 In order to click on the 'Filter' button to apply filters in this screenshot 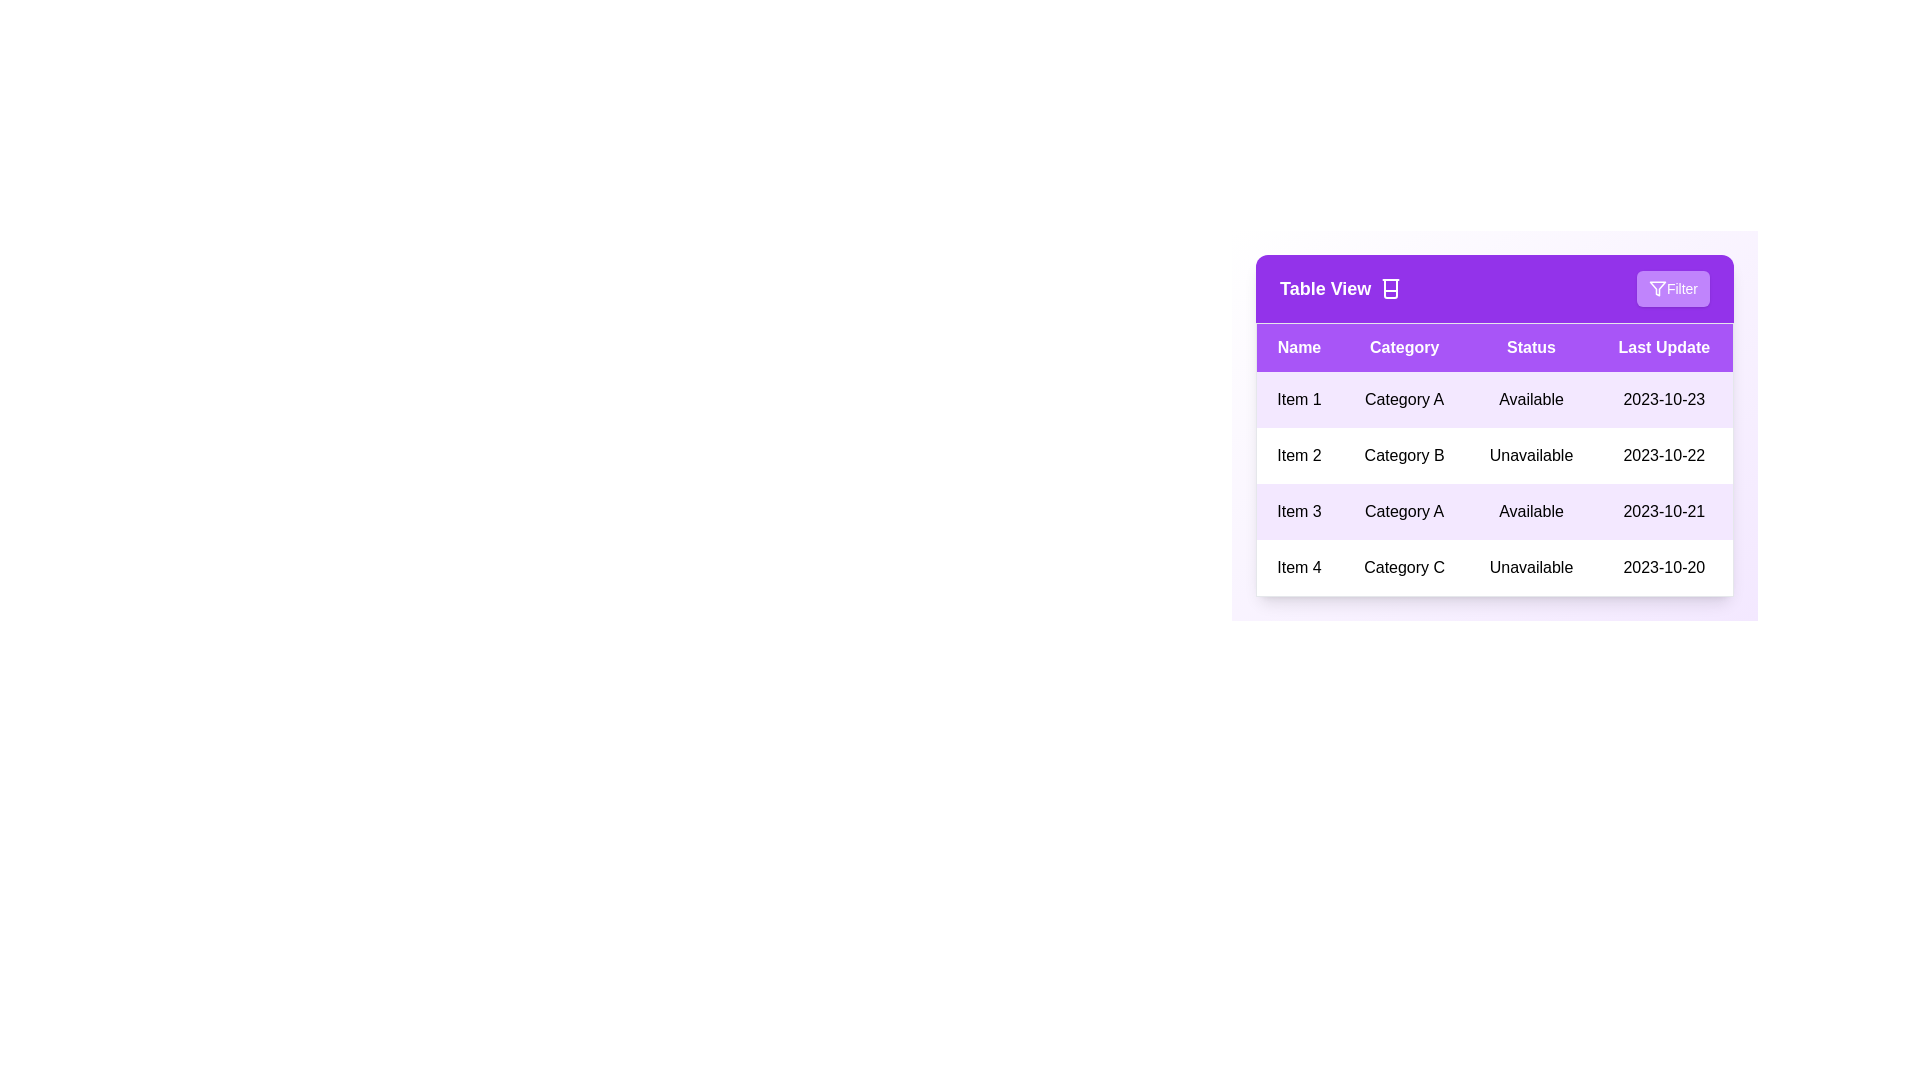, I will do `click(1673, 289)`.